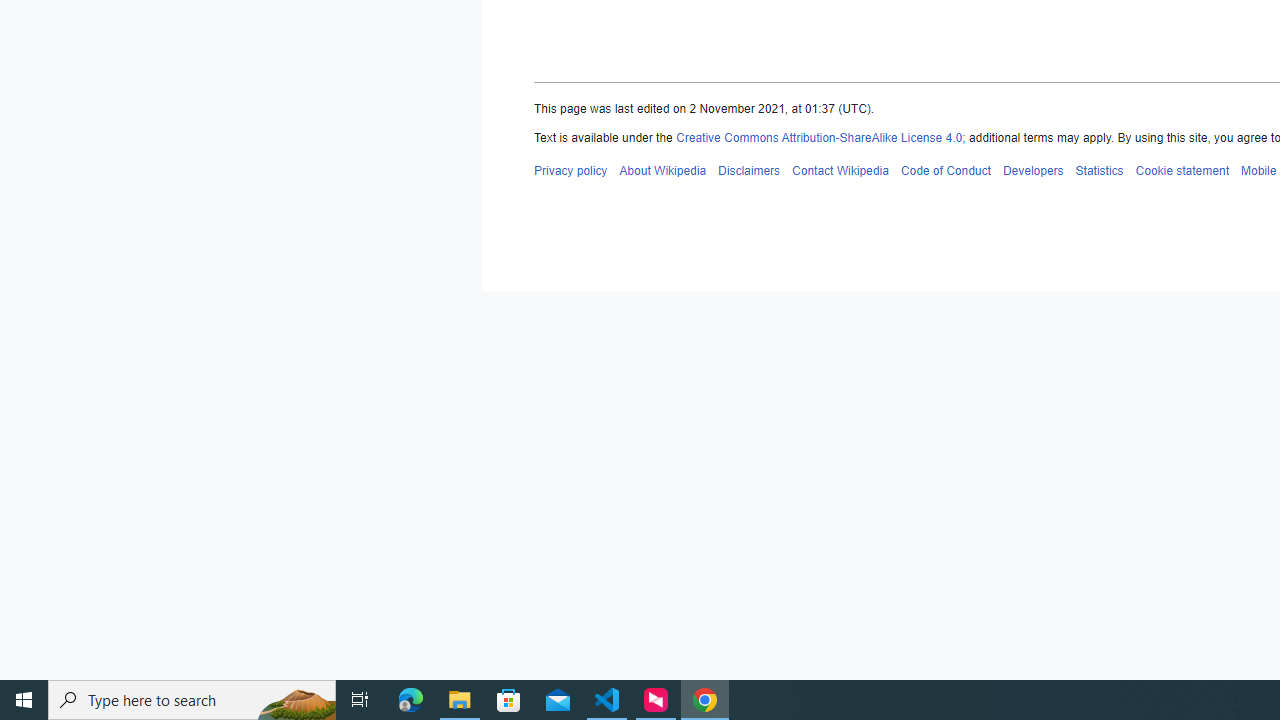  Describe the element at coordinates (663, 169) in the screenshot. I see `'About Wikipedia'` at that location.